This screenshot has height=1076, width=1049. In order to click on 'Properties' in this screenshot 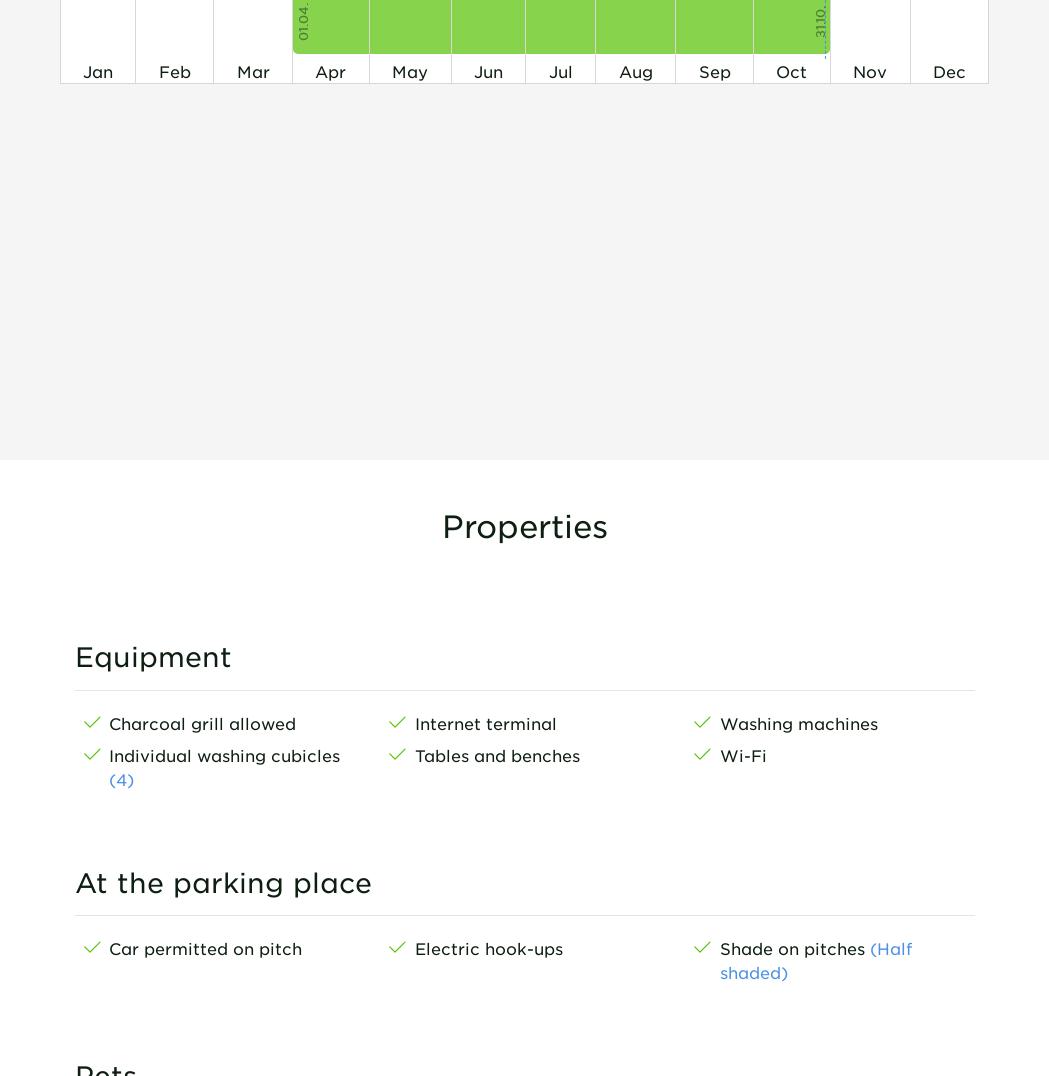, I will do `click(522, 525)`.